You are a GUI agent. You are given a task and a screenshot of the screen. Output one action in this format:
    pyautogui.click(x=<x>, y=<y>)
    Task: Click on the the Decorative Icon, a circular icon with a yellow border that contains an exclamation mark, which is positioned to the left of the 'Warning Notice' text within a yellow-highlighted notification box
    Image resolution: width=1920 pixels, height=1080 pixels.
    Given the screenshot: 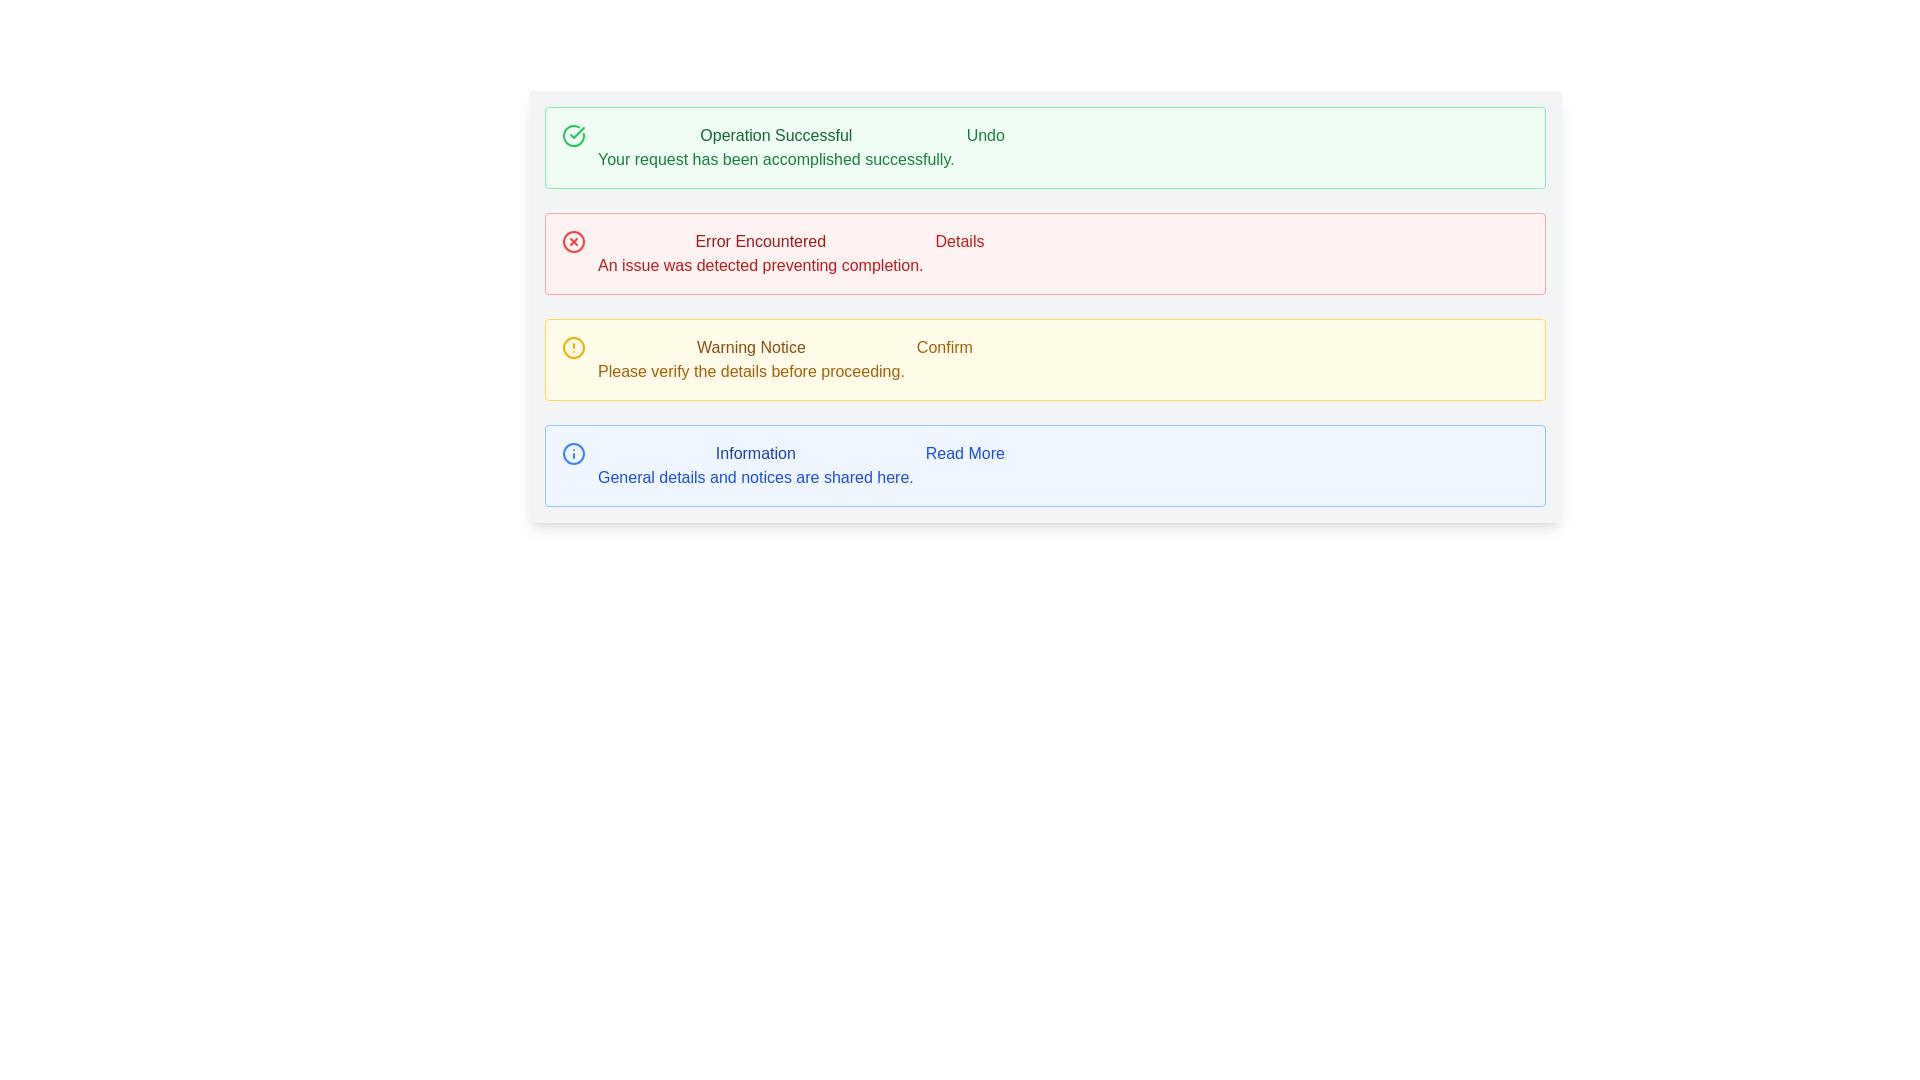 What is the action you would take?
    pyautogui.click(x=573, y=346)
    